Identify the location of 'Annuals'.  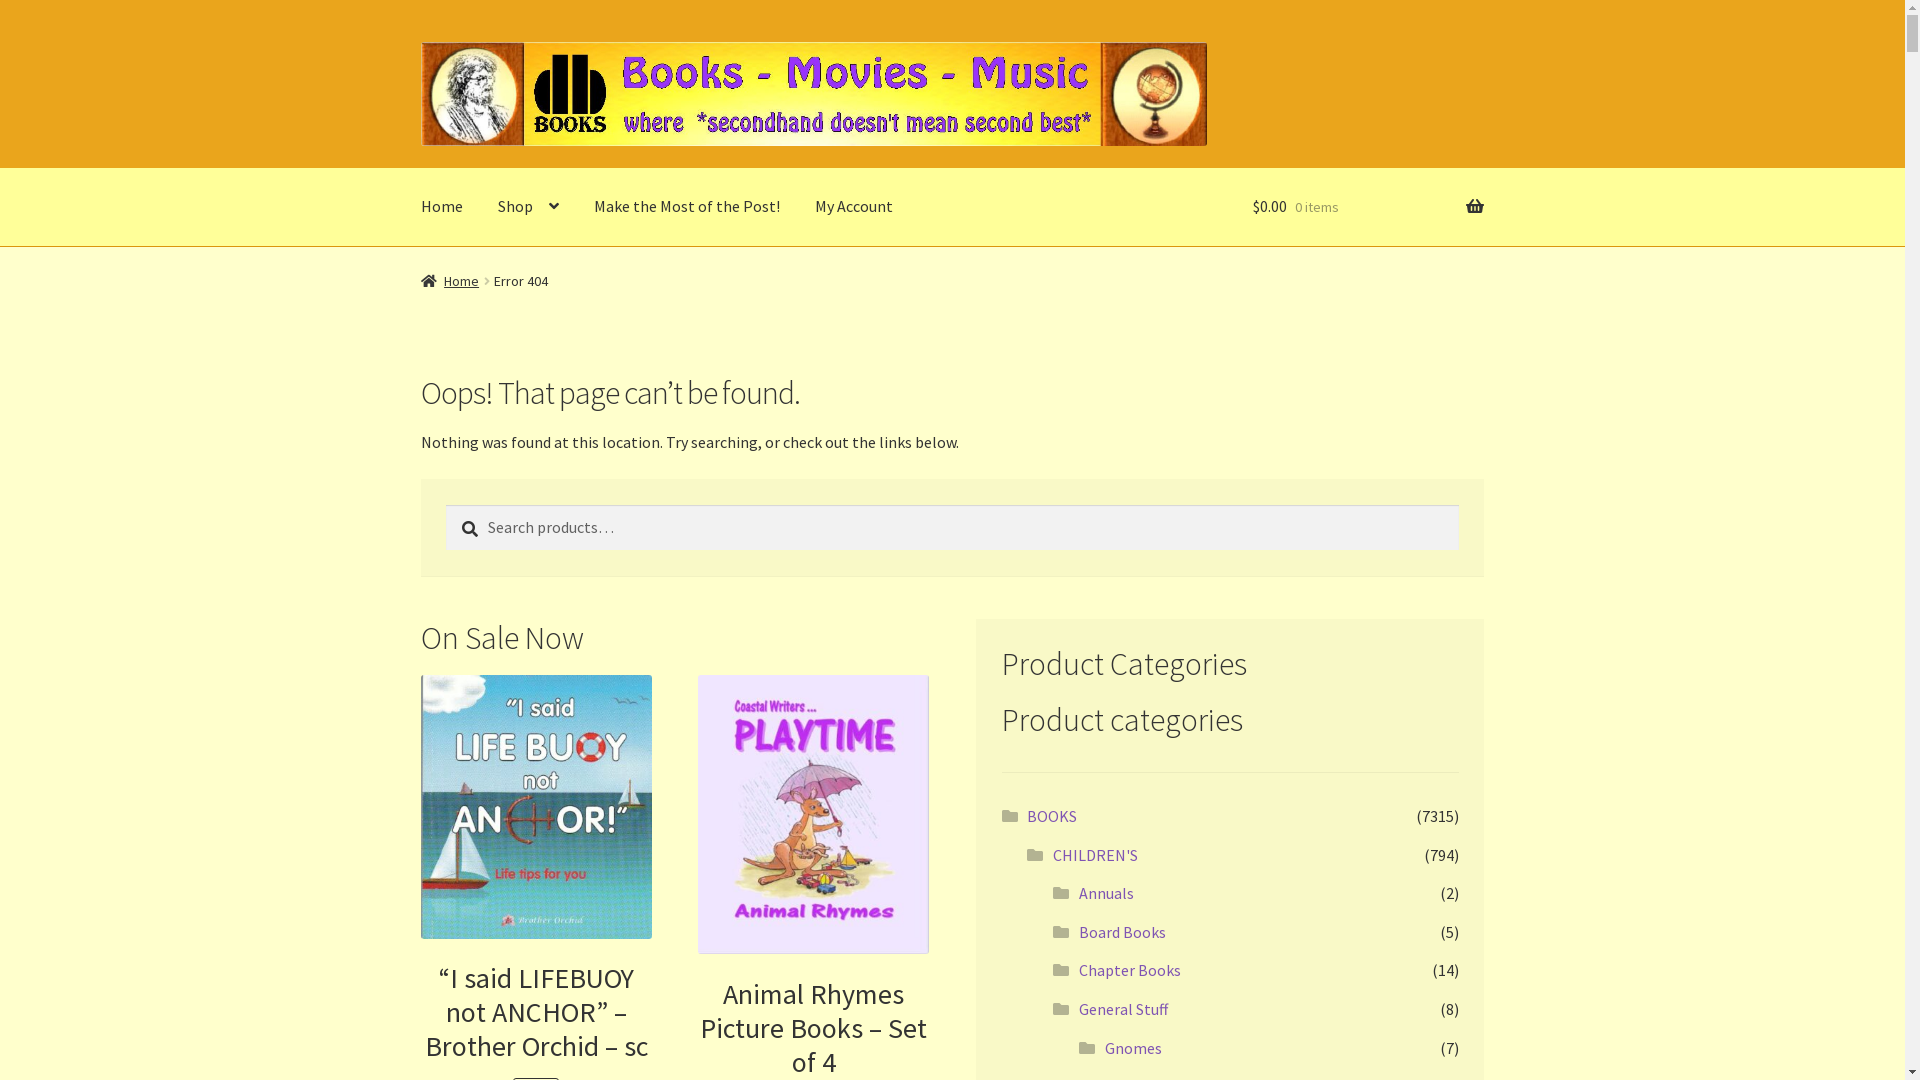
(1105, 892).